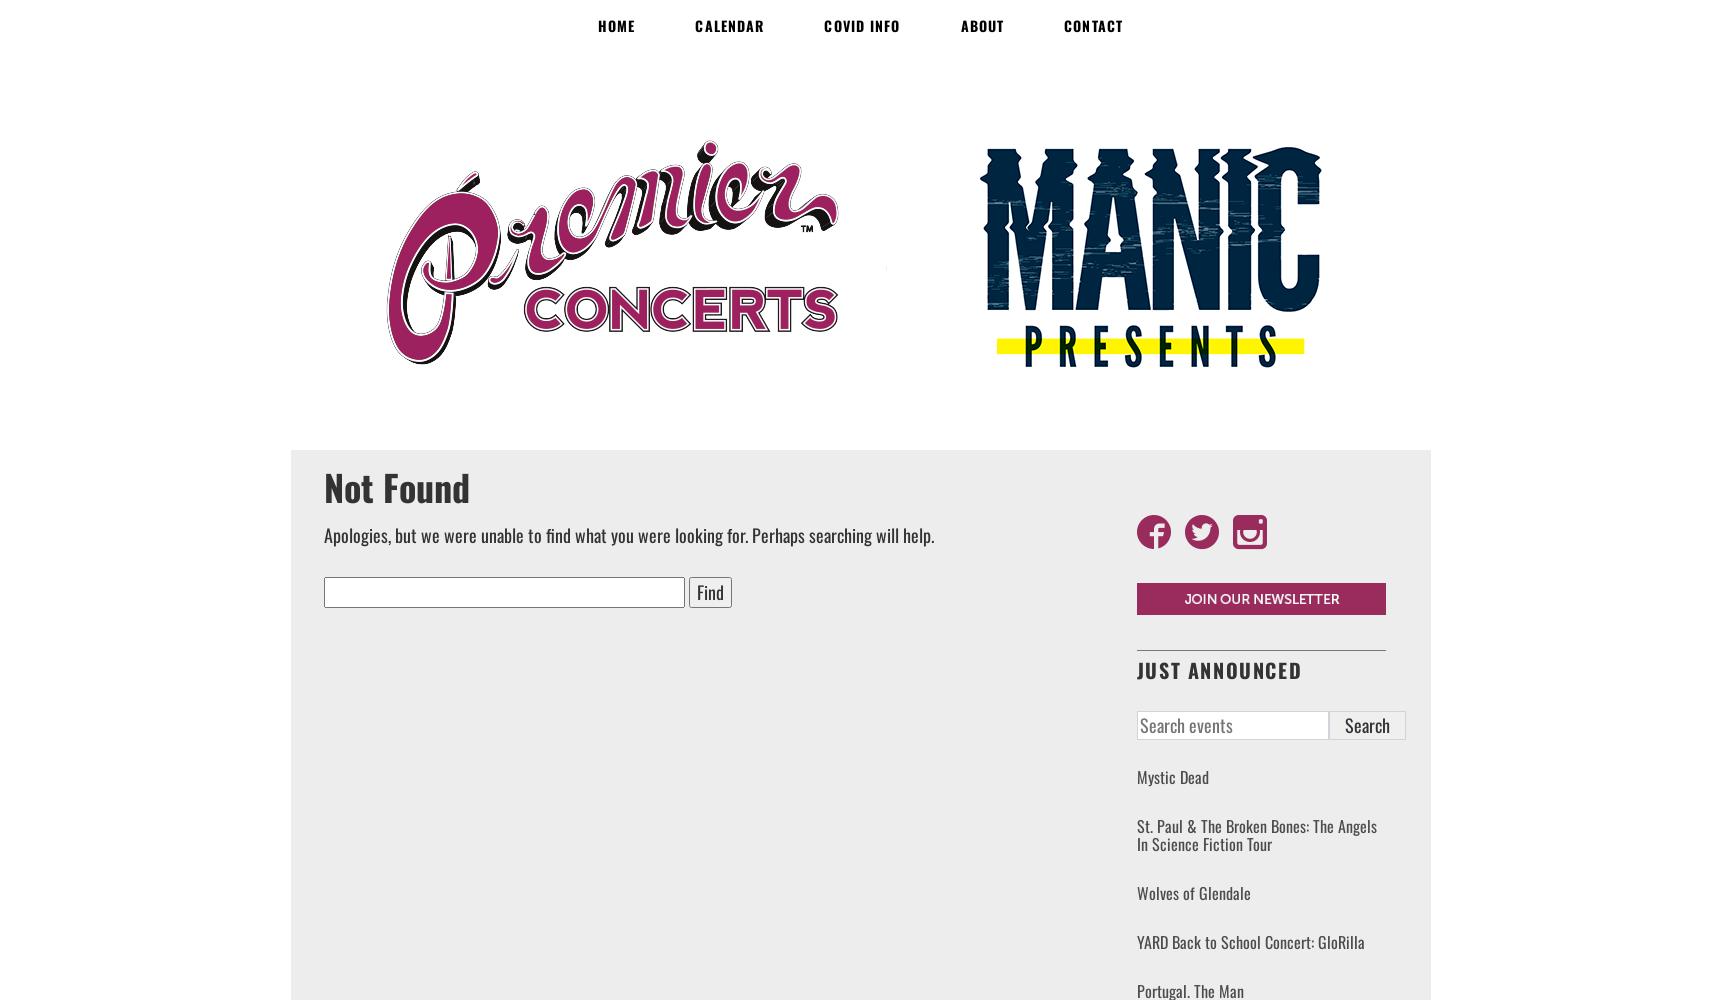 This screenshot has height=1000, width=1721. Describe the element at coordinates (729, 25) in the screenshot. I see `'Calendar'` at that location.